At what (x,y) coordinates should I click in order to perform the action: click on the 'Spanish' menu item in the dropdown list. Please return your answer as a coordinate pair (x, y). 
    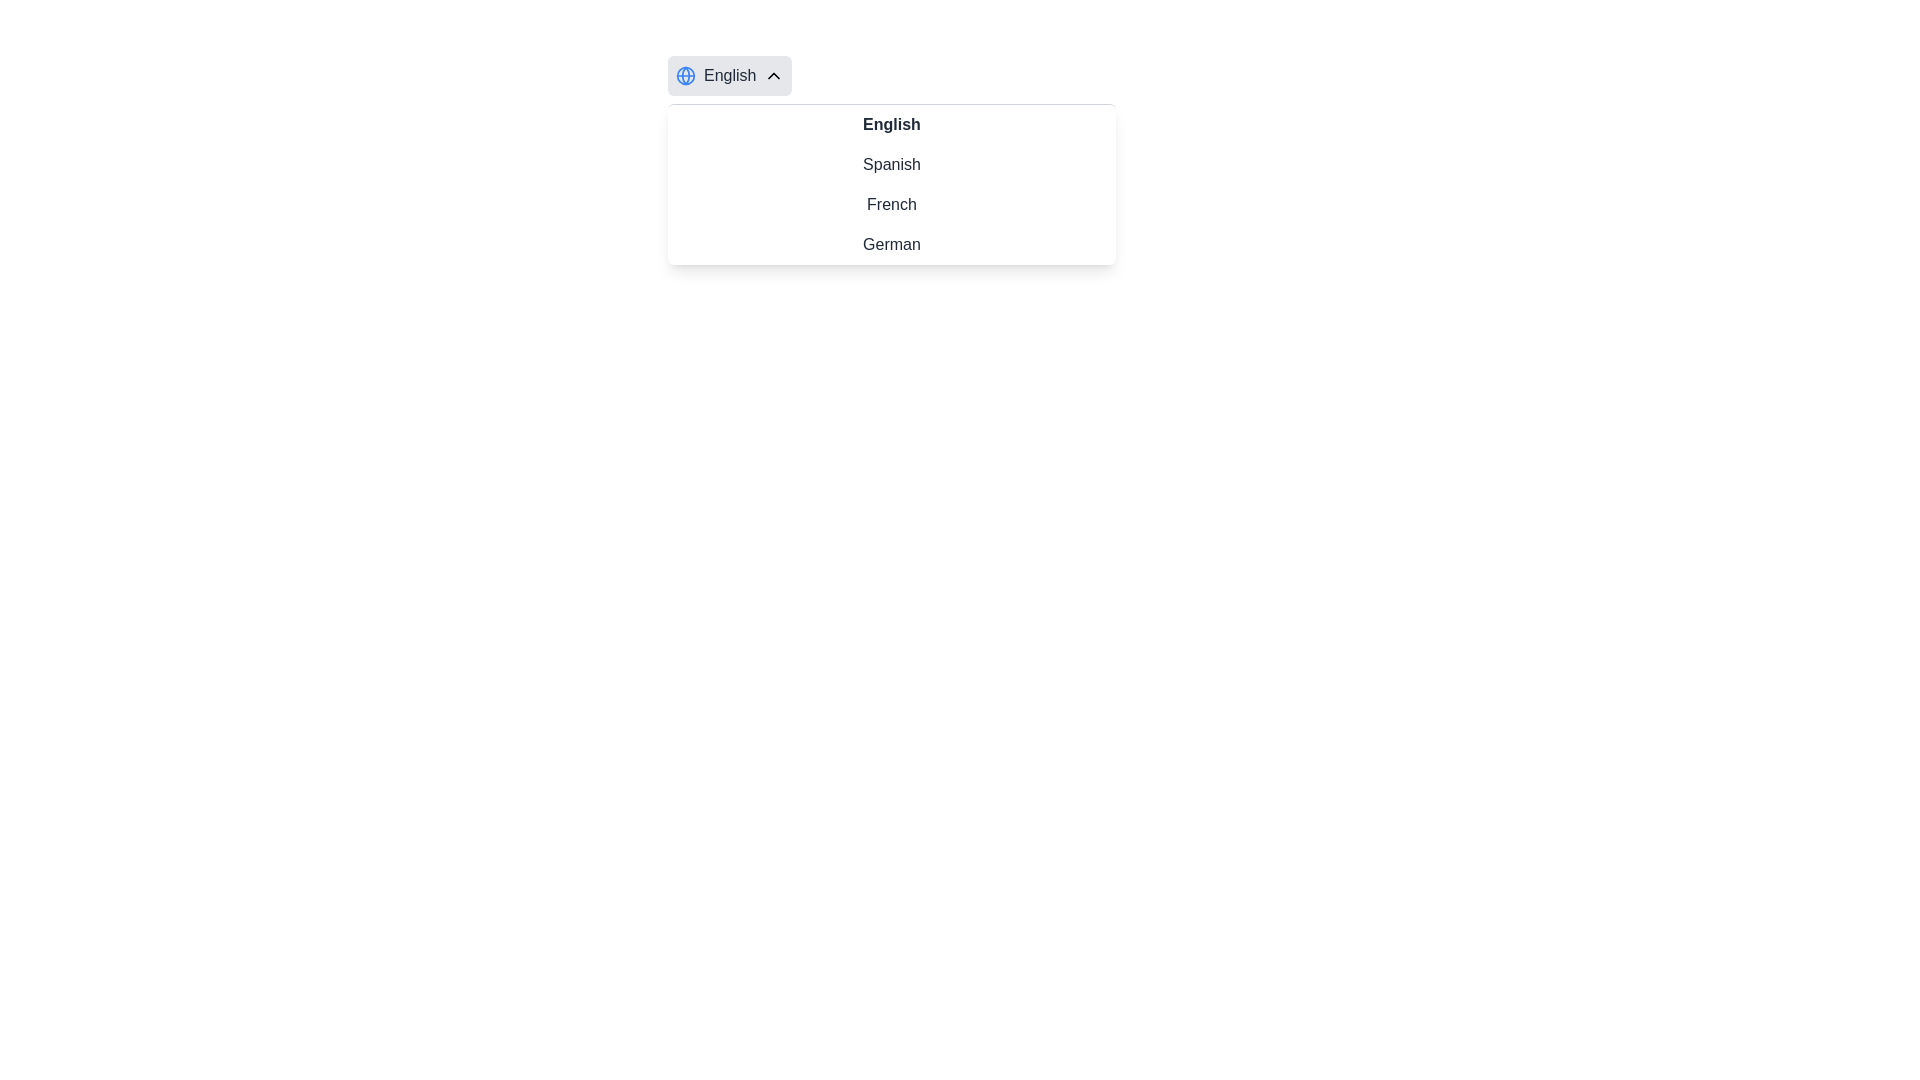
    Looking at the image, I should click on (891, 164).